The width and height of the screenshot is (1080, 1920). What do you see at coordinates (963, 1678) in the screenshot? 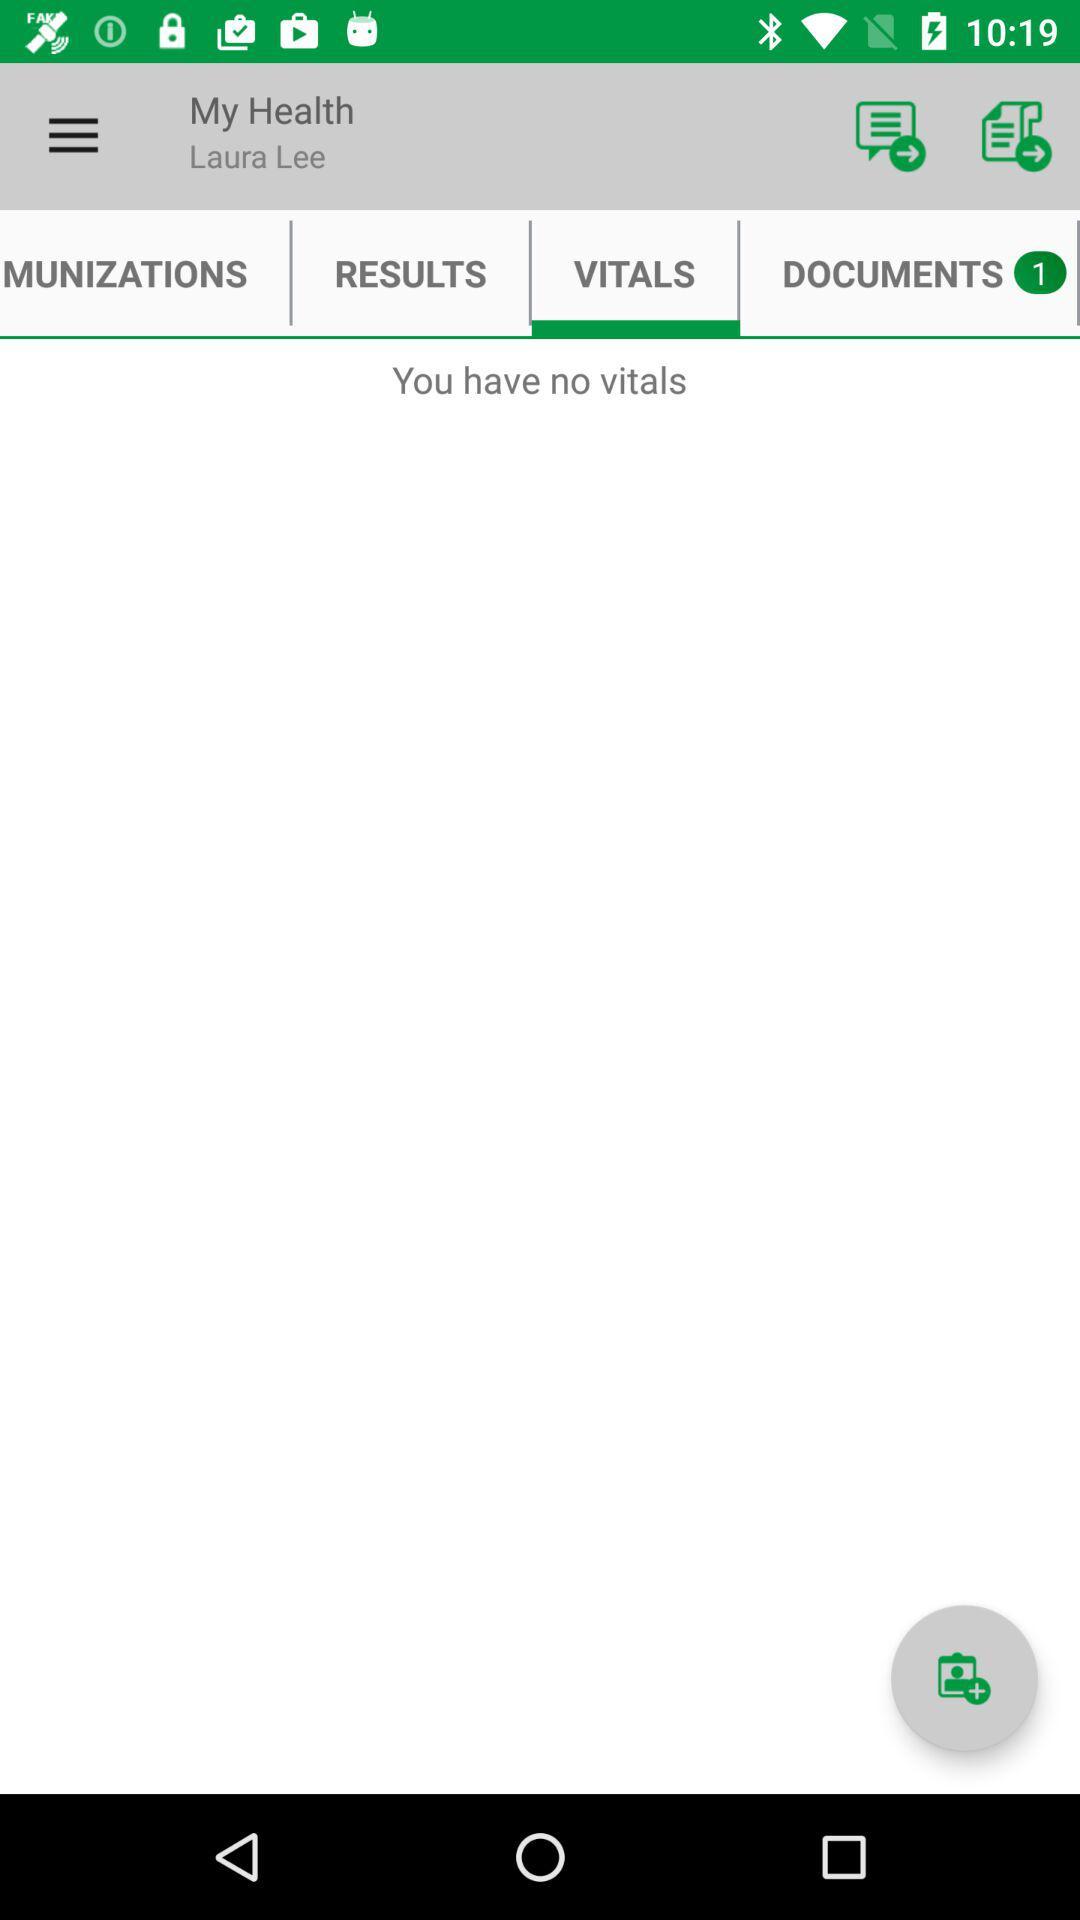
I see `document` at bounding box center [963, 1678].